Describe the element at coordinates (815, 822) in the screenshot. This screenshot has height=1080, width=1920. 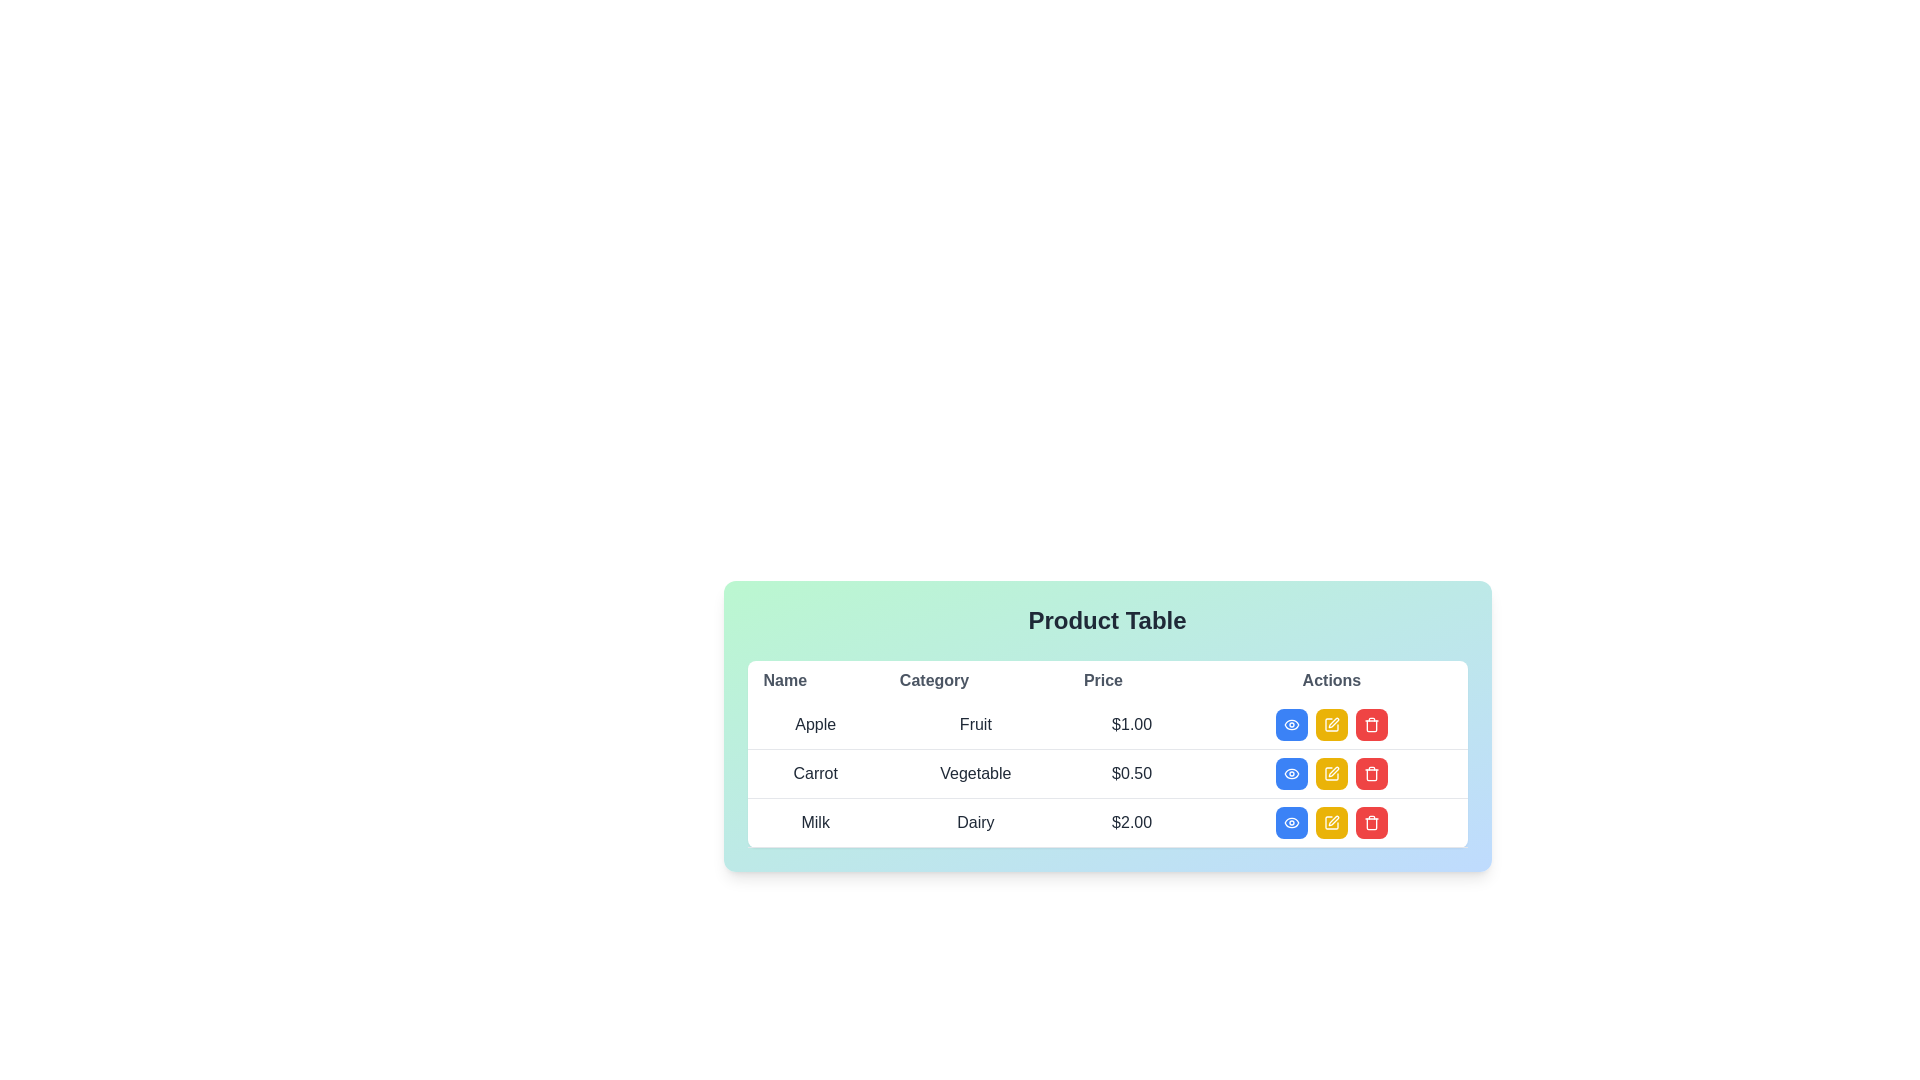
I see `the text label representing the product name in the 'Product Table', located in the first column of the third row, adjacent to the cells displaying 'Dairy' and '$2.00'` at that location.